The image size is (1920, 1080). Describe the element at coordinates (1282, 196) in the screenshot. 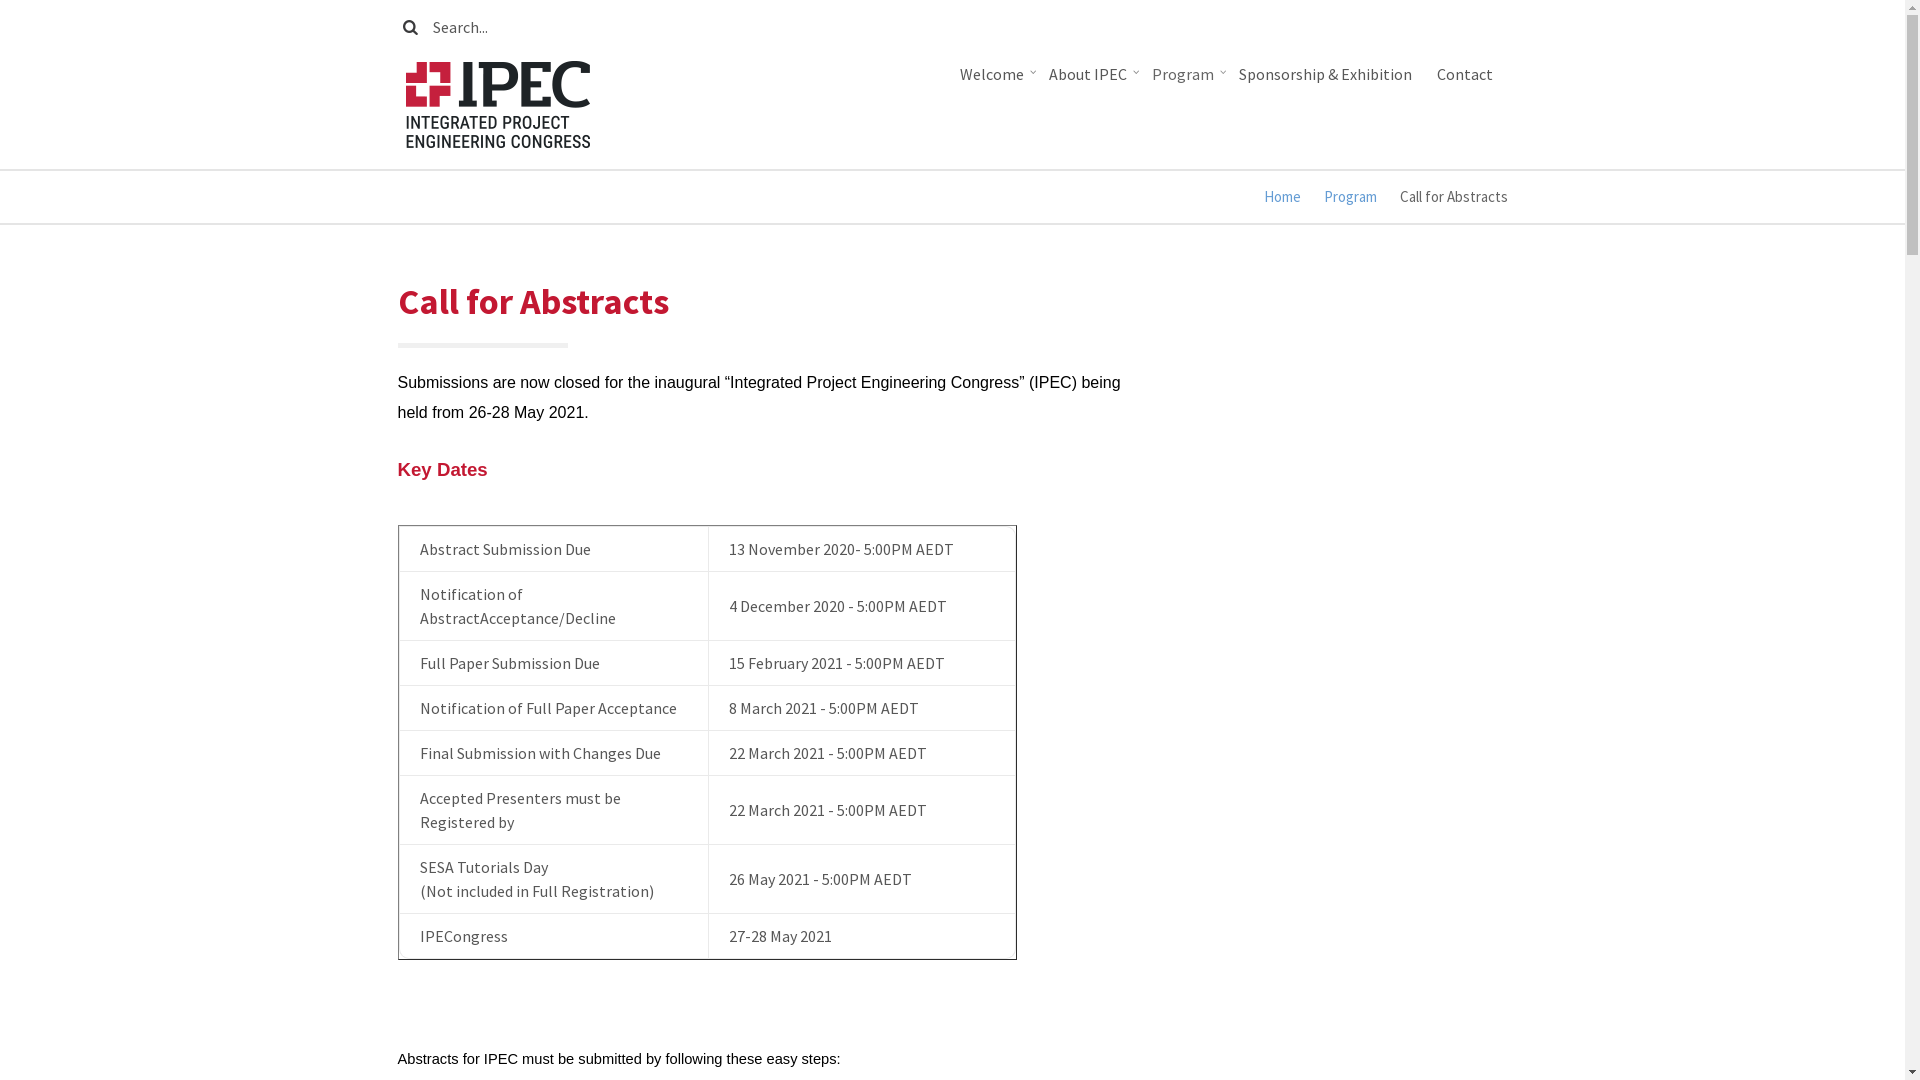

I see `'Home'` at that location.